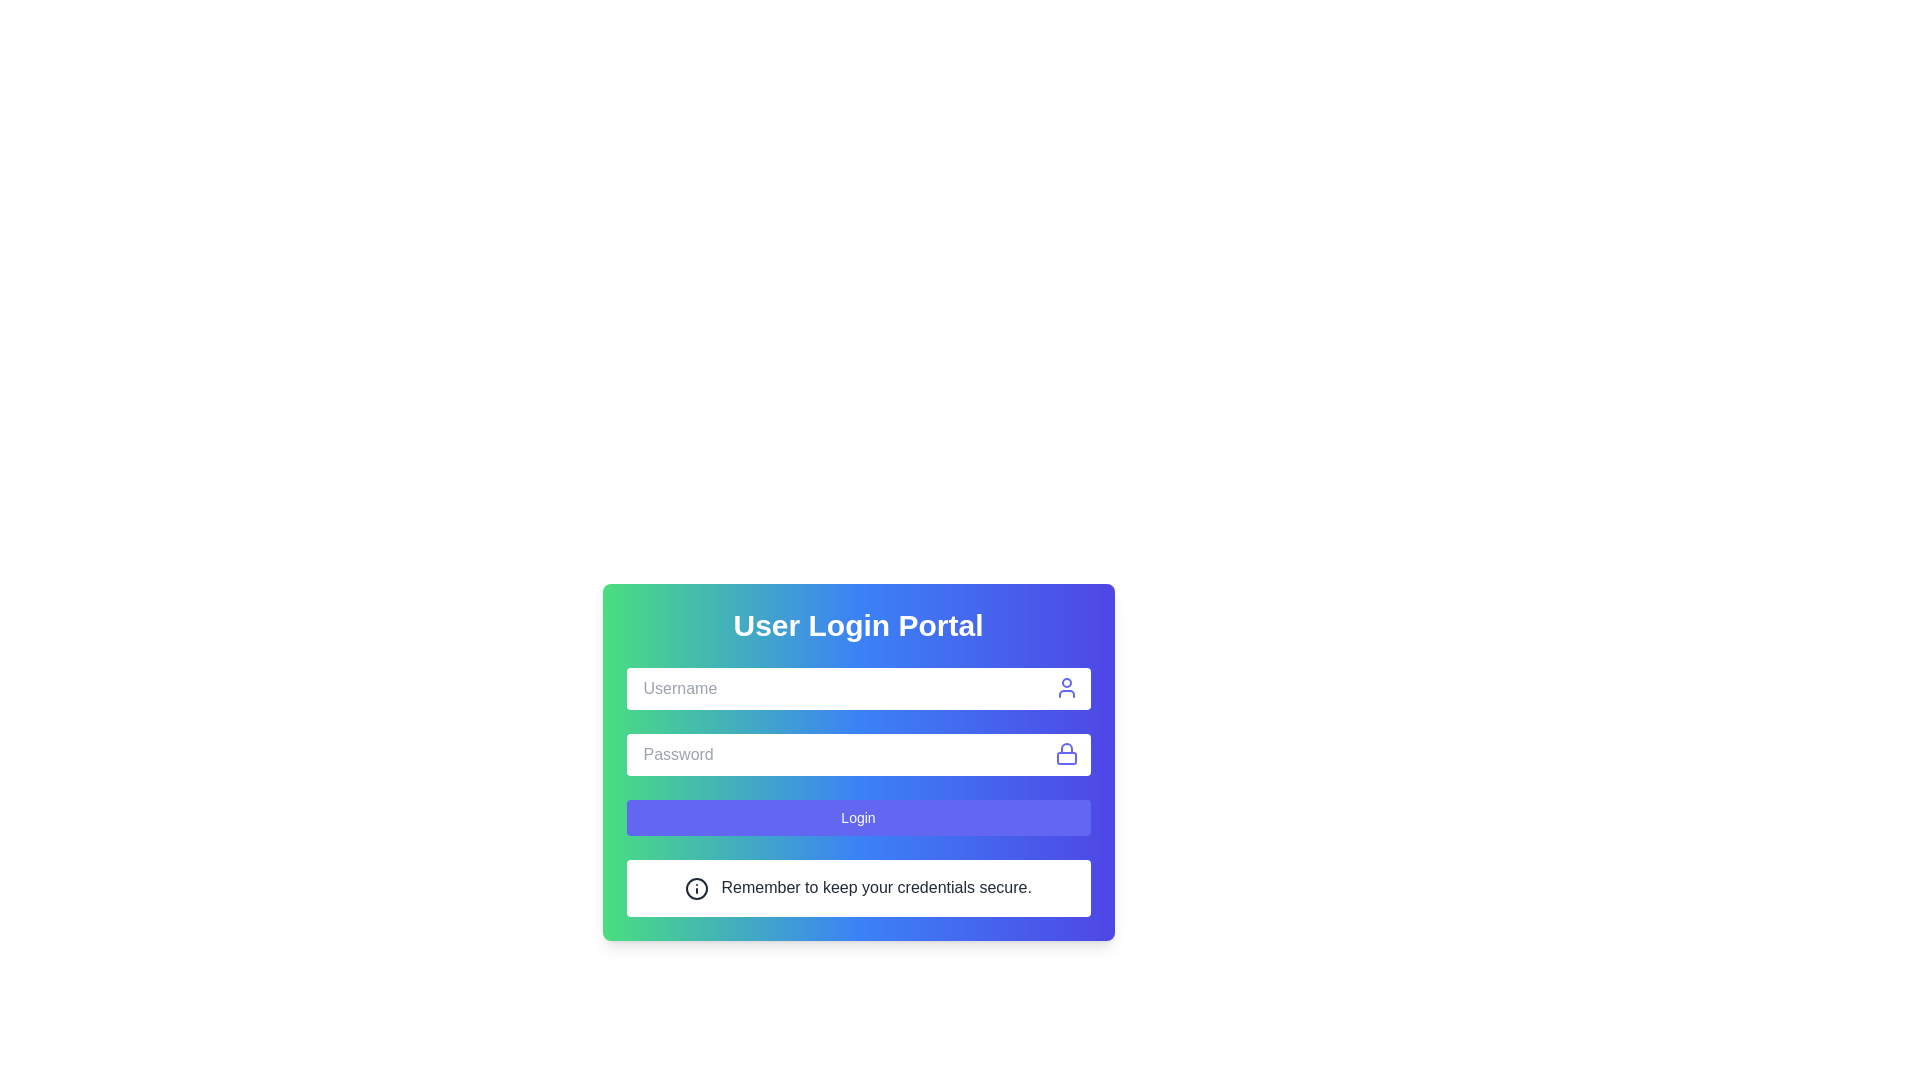  I want to click on and comprehend the informational message box located at the bottom of the card, following the blue 'Login' button, so click(858, 887).